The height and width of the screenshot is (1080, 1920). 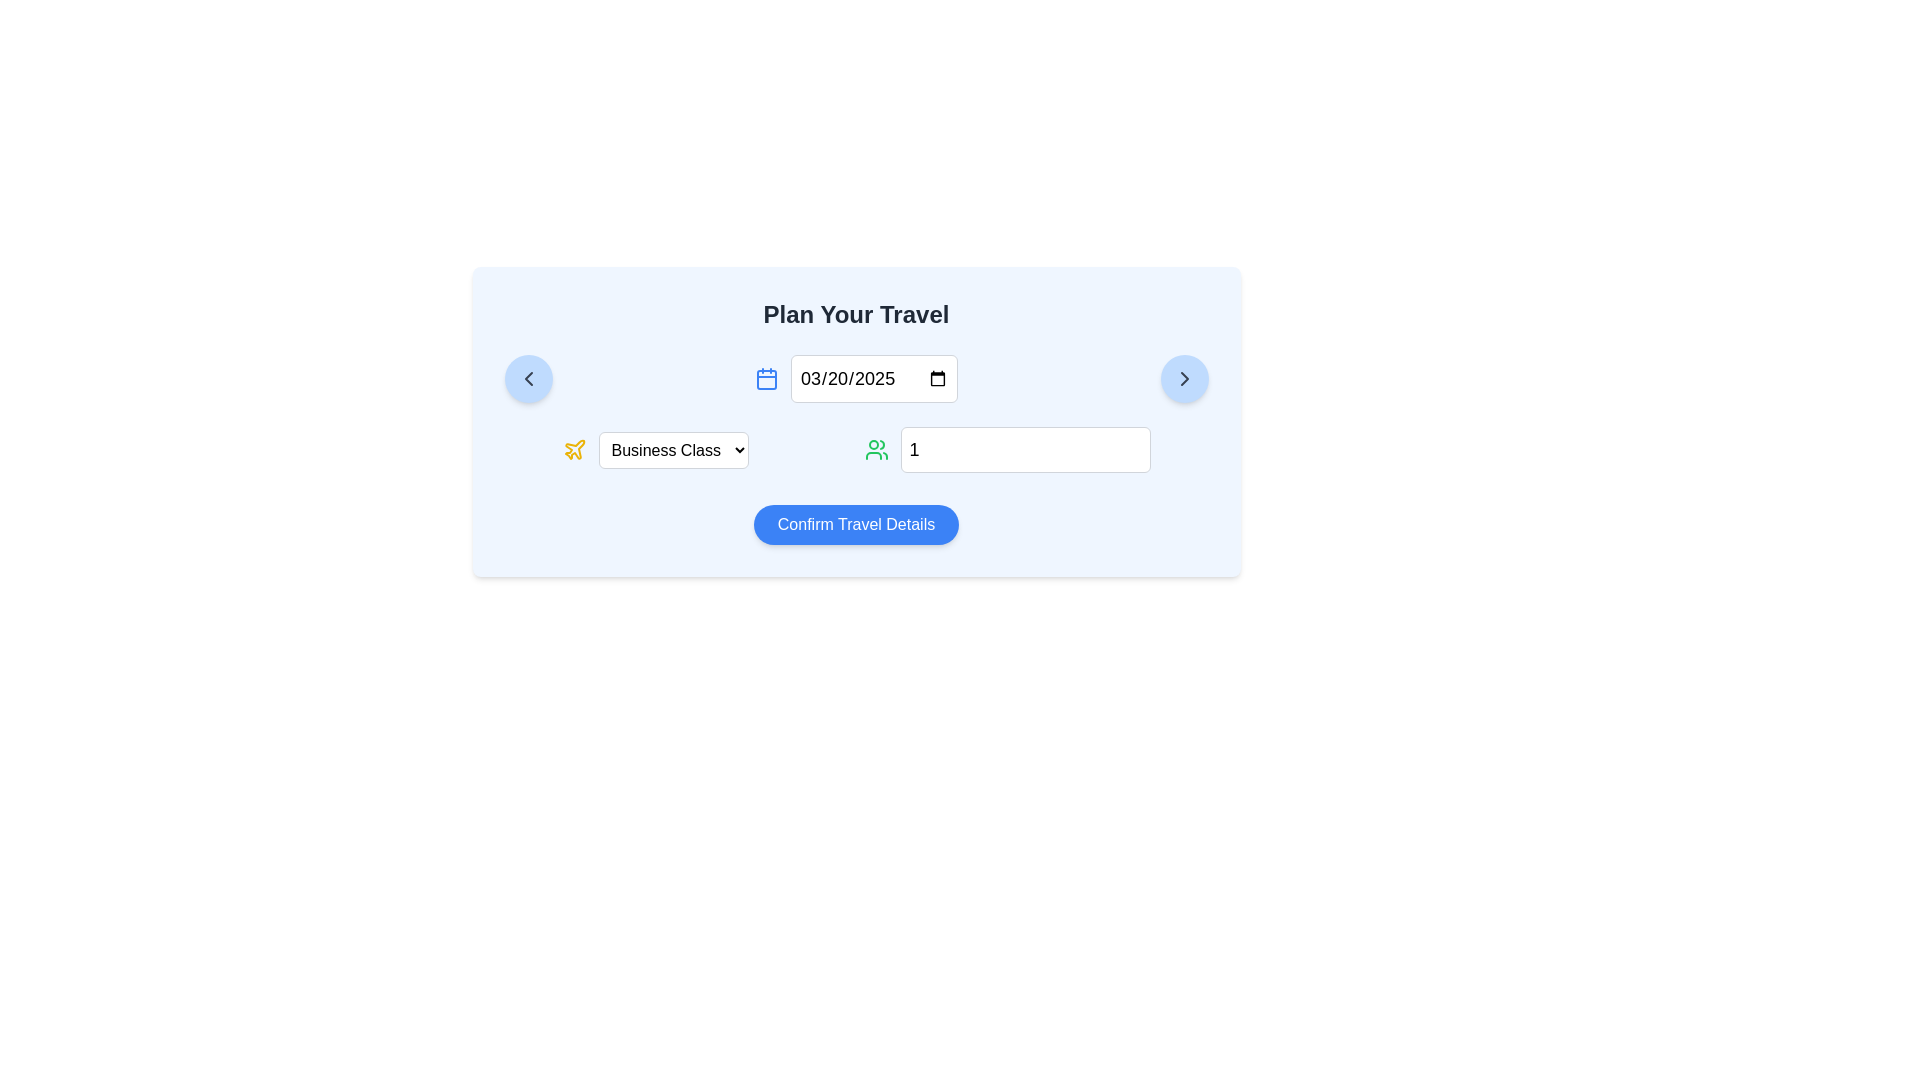 I want to click on the dropdown menu labeled 'Business Class' with a yellow plane icon, so click(x=655, y=450).